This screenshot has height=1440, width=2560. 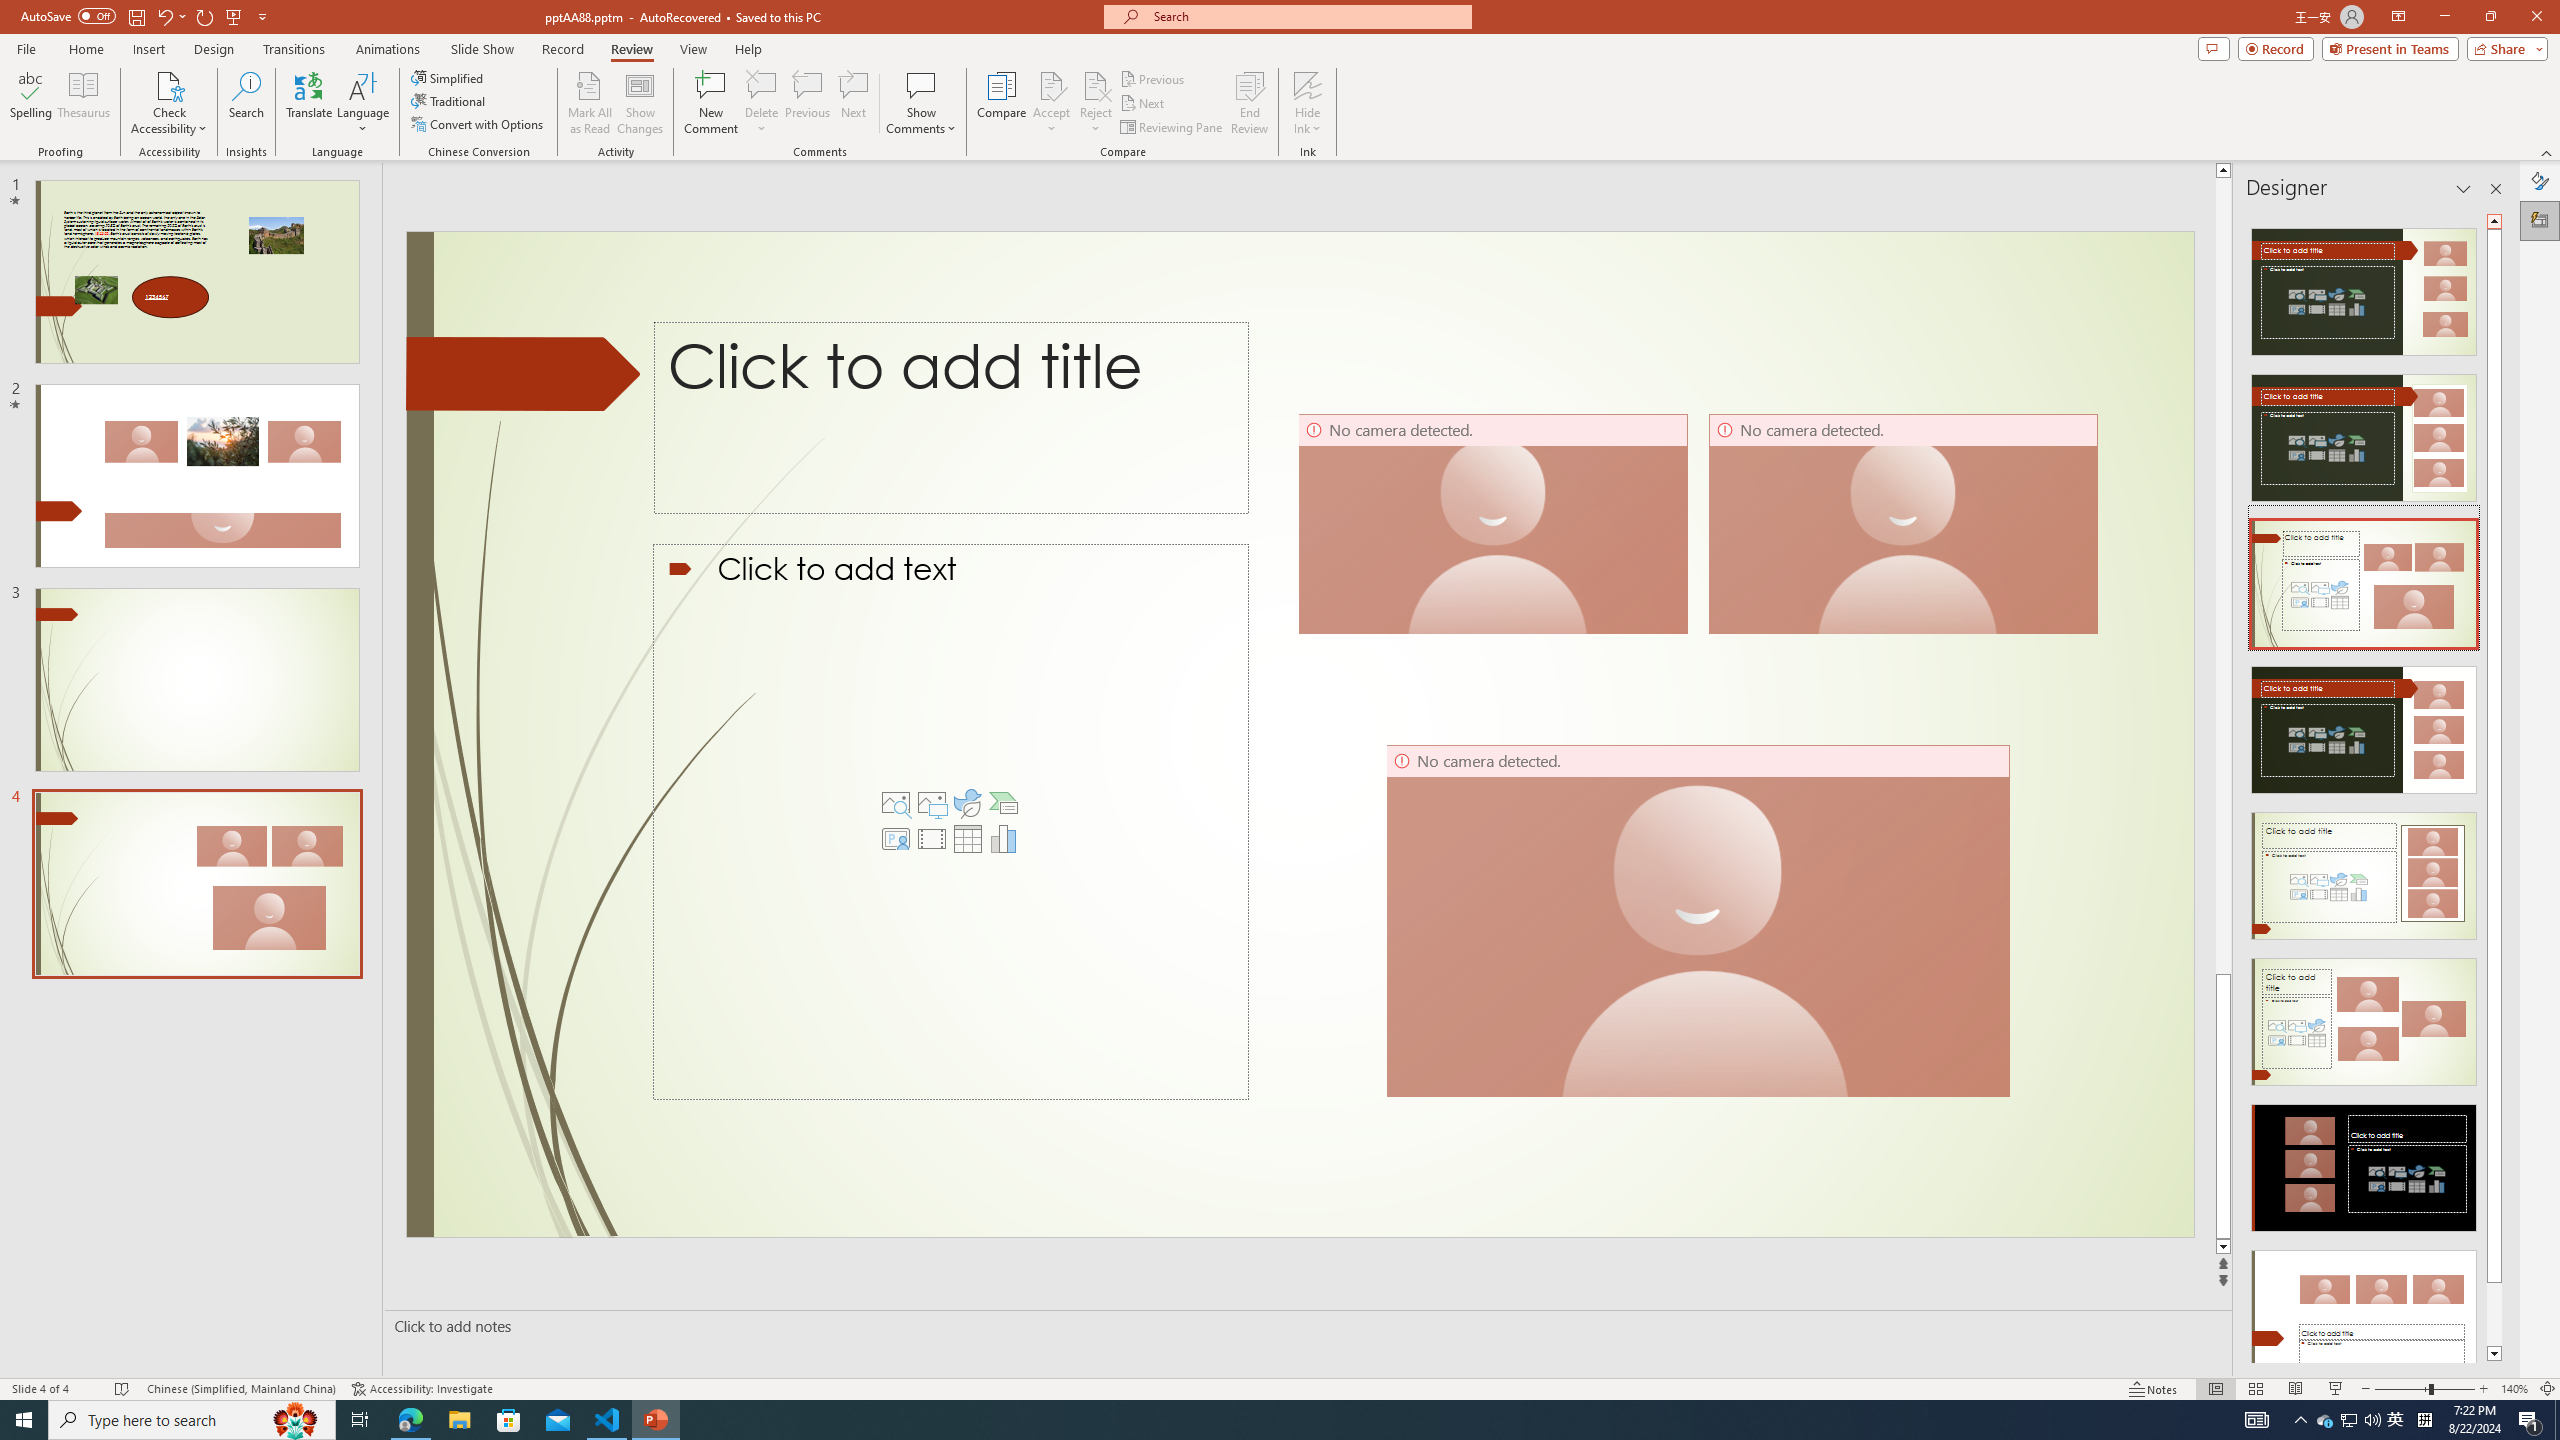 I want to click on 'Zoom 140%', so click(x=2515, y=1389).